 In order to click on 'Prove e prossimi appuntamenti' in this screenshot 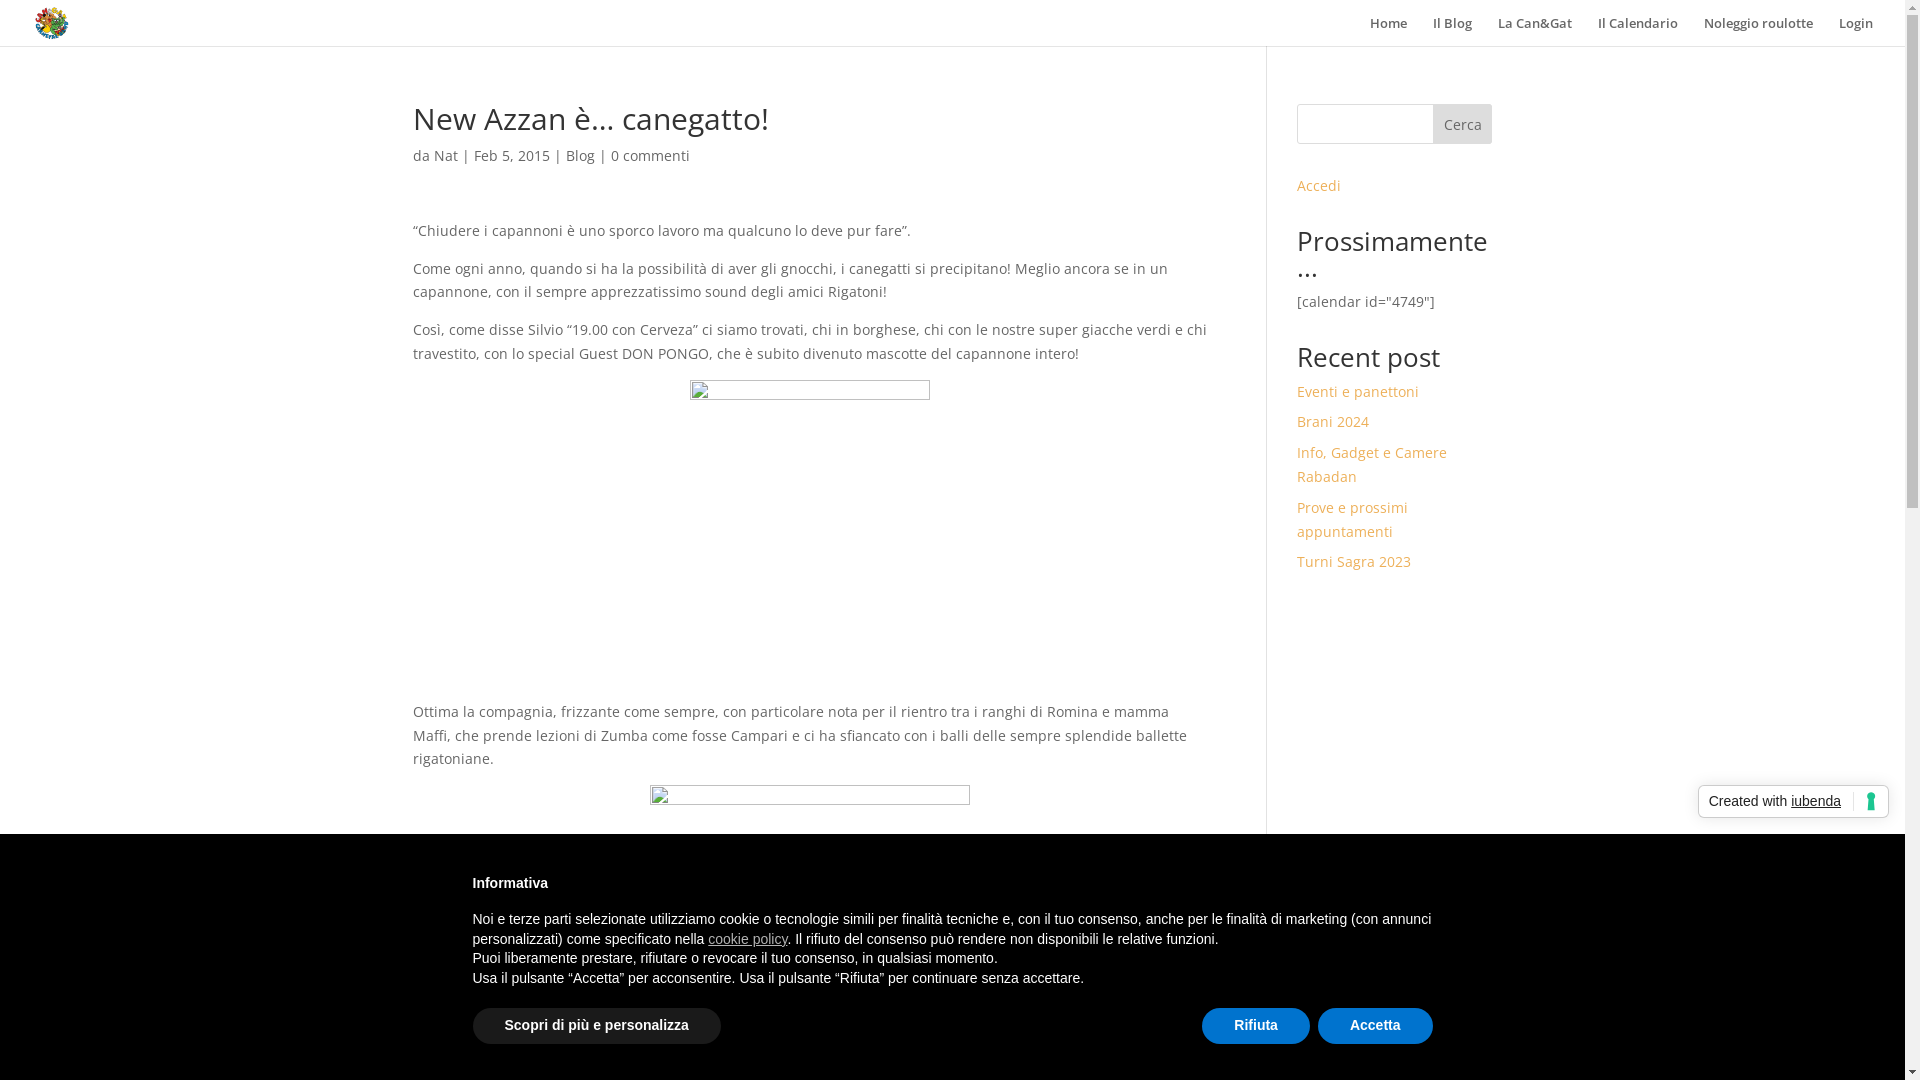, I will do `click(1352, 518)`.